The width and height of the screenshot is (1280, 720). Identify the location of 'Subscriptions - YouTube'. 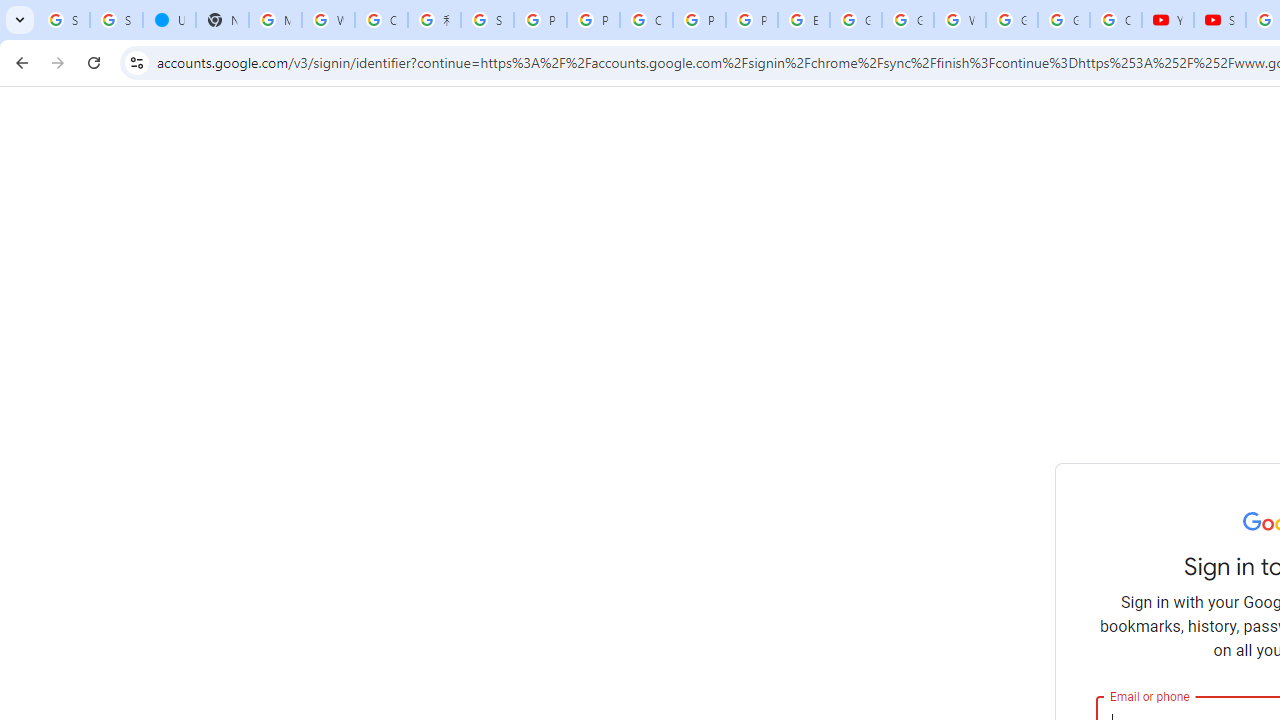
(1218, 20).